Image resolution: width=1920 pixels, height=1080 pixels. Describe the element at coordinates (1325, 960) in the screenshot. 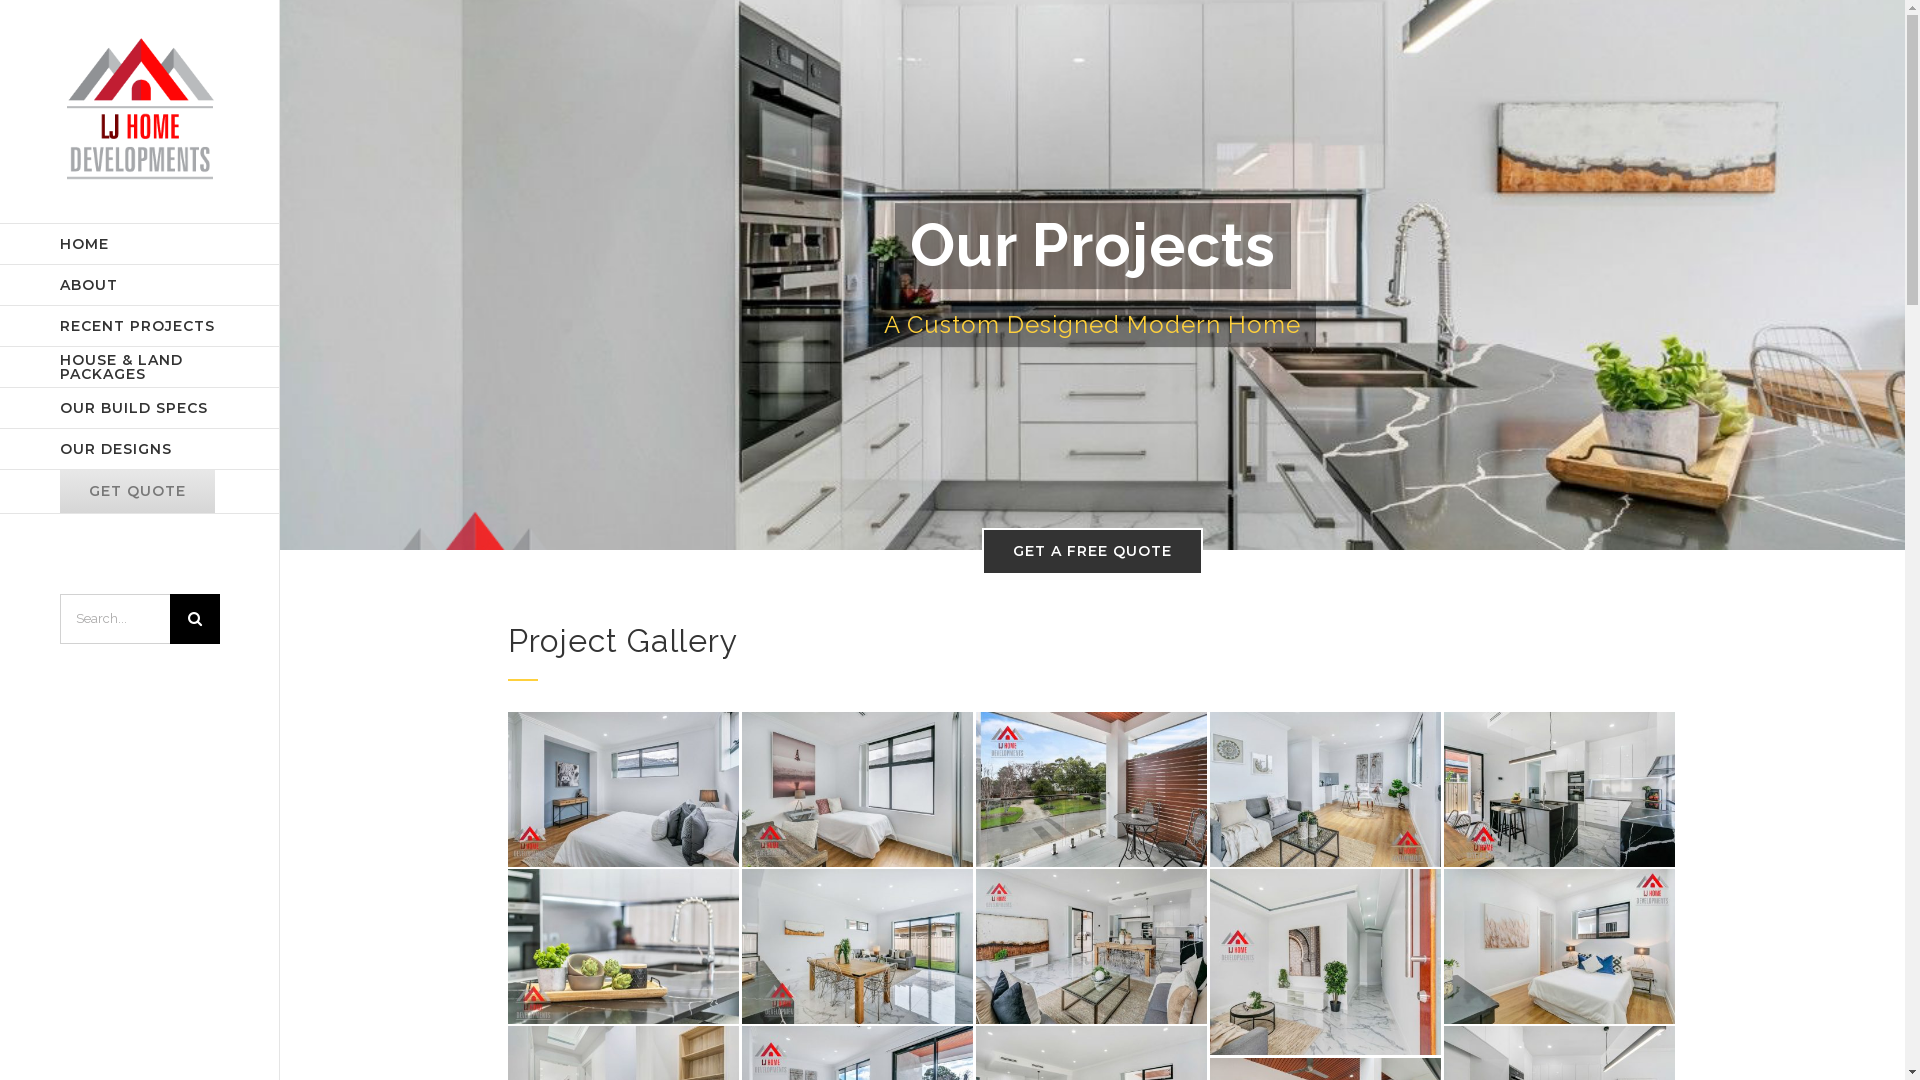

I see `'8'` at that location.